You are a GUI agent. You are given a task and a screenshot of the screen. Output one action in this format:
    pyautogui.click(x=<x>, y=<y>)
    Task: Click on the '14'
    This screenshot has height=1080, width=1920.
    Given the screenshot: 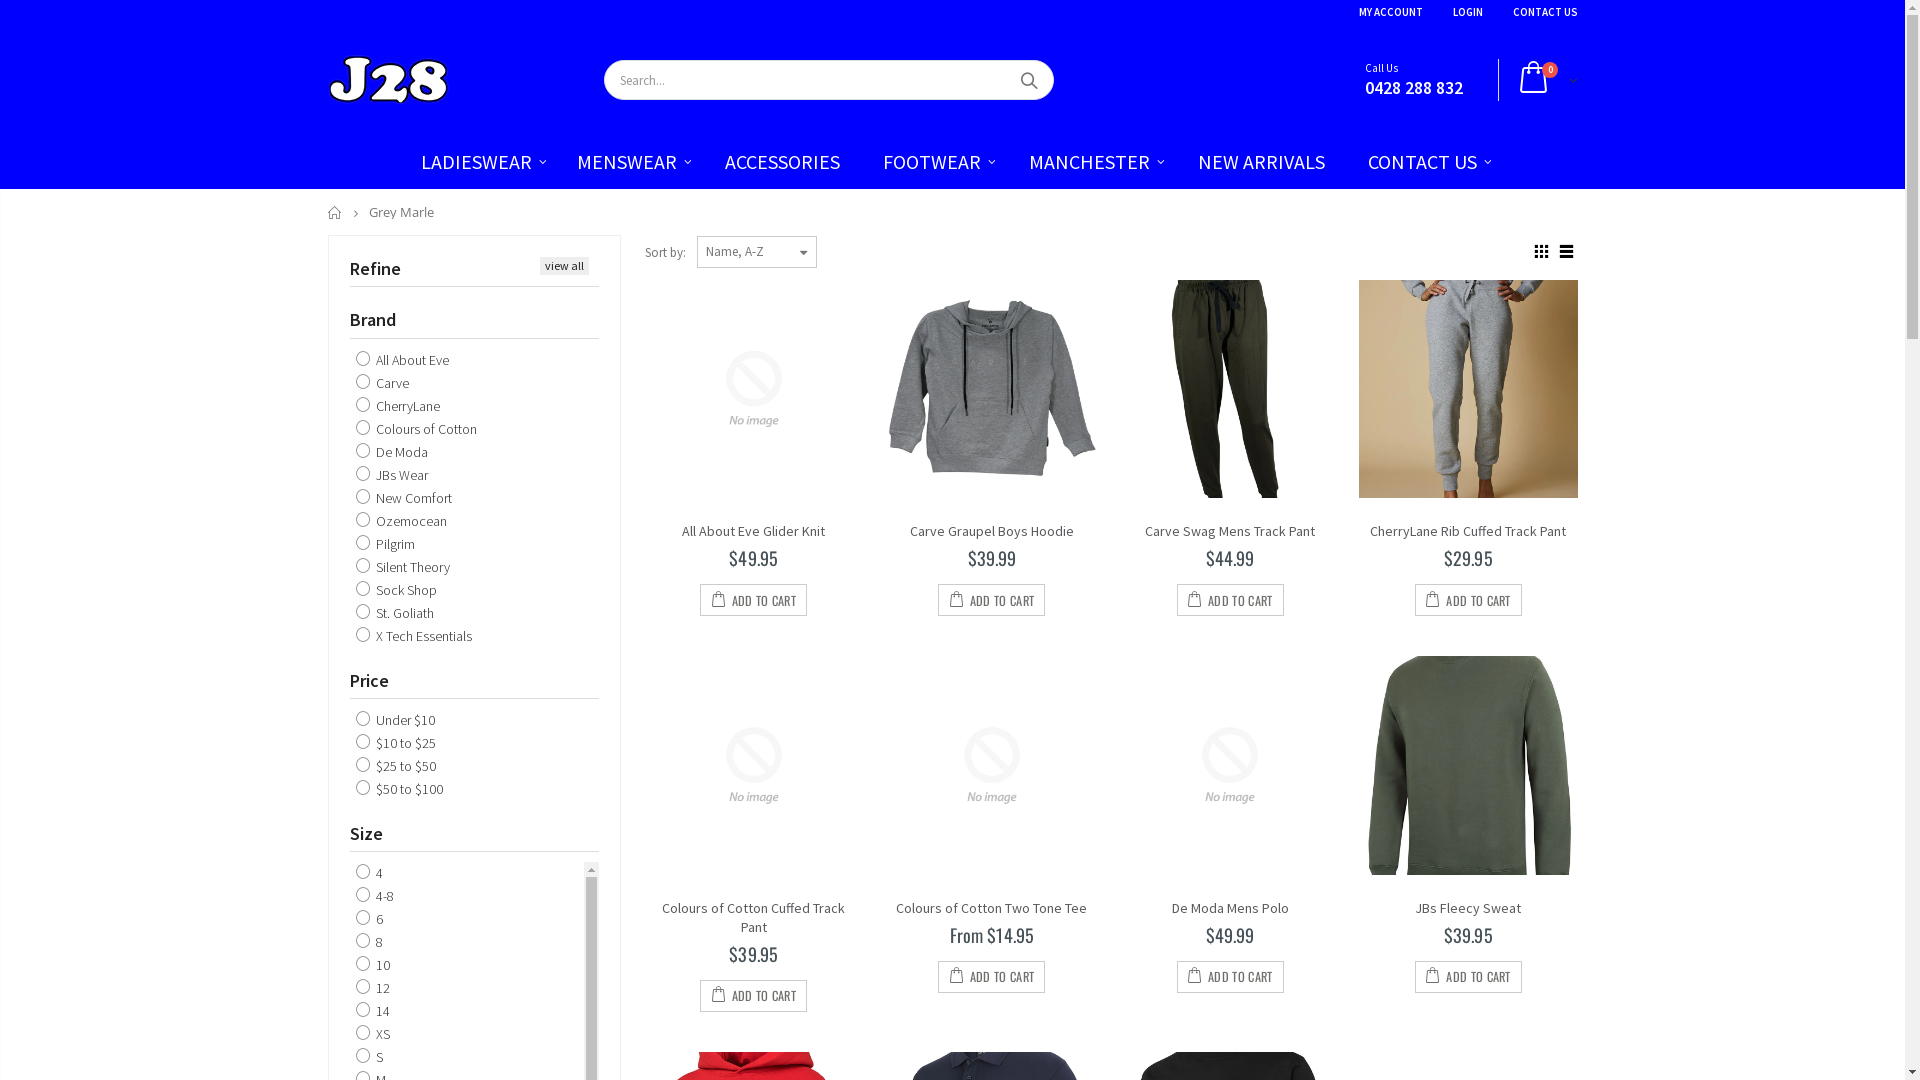 What is the action you would take?
    pyautogui.click(x=373, y=1010)
    